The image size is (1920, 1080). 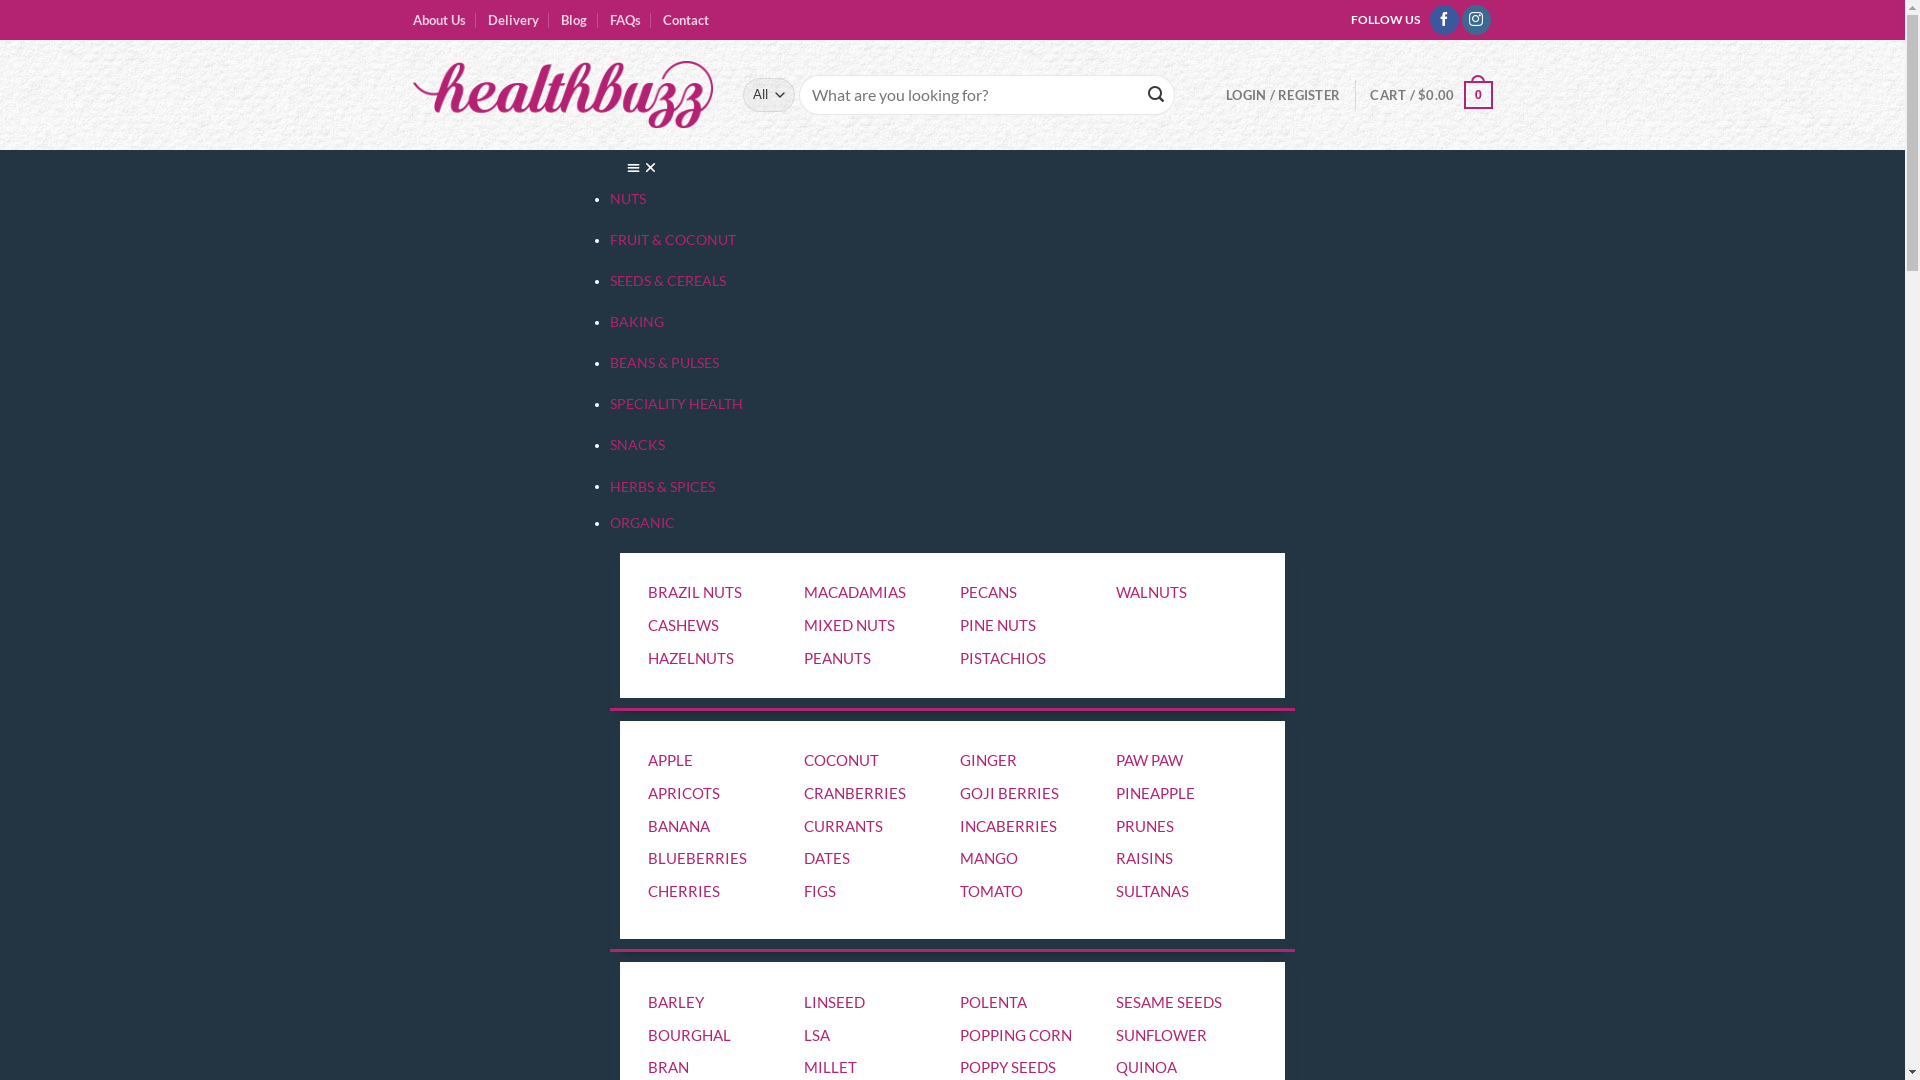 I want to click on 'MANGO', so click(x=988, y=856).